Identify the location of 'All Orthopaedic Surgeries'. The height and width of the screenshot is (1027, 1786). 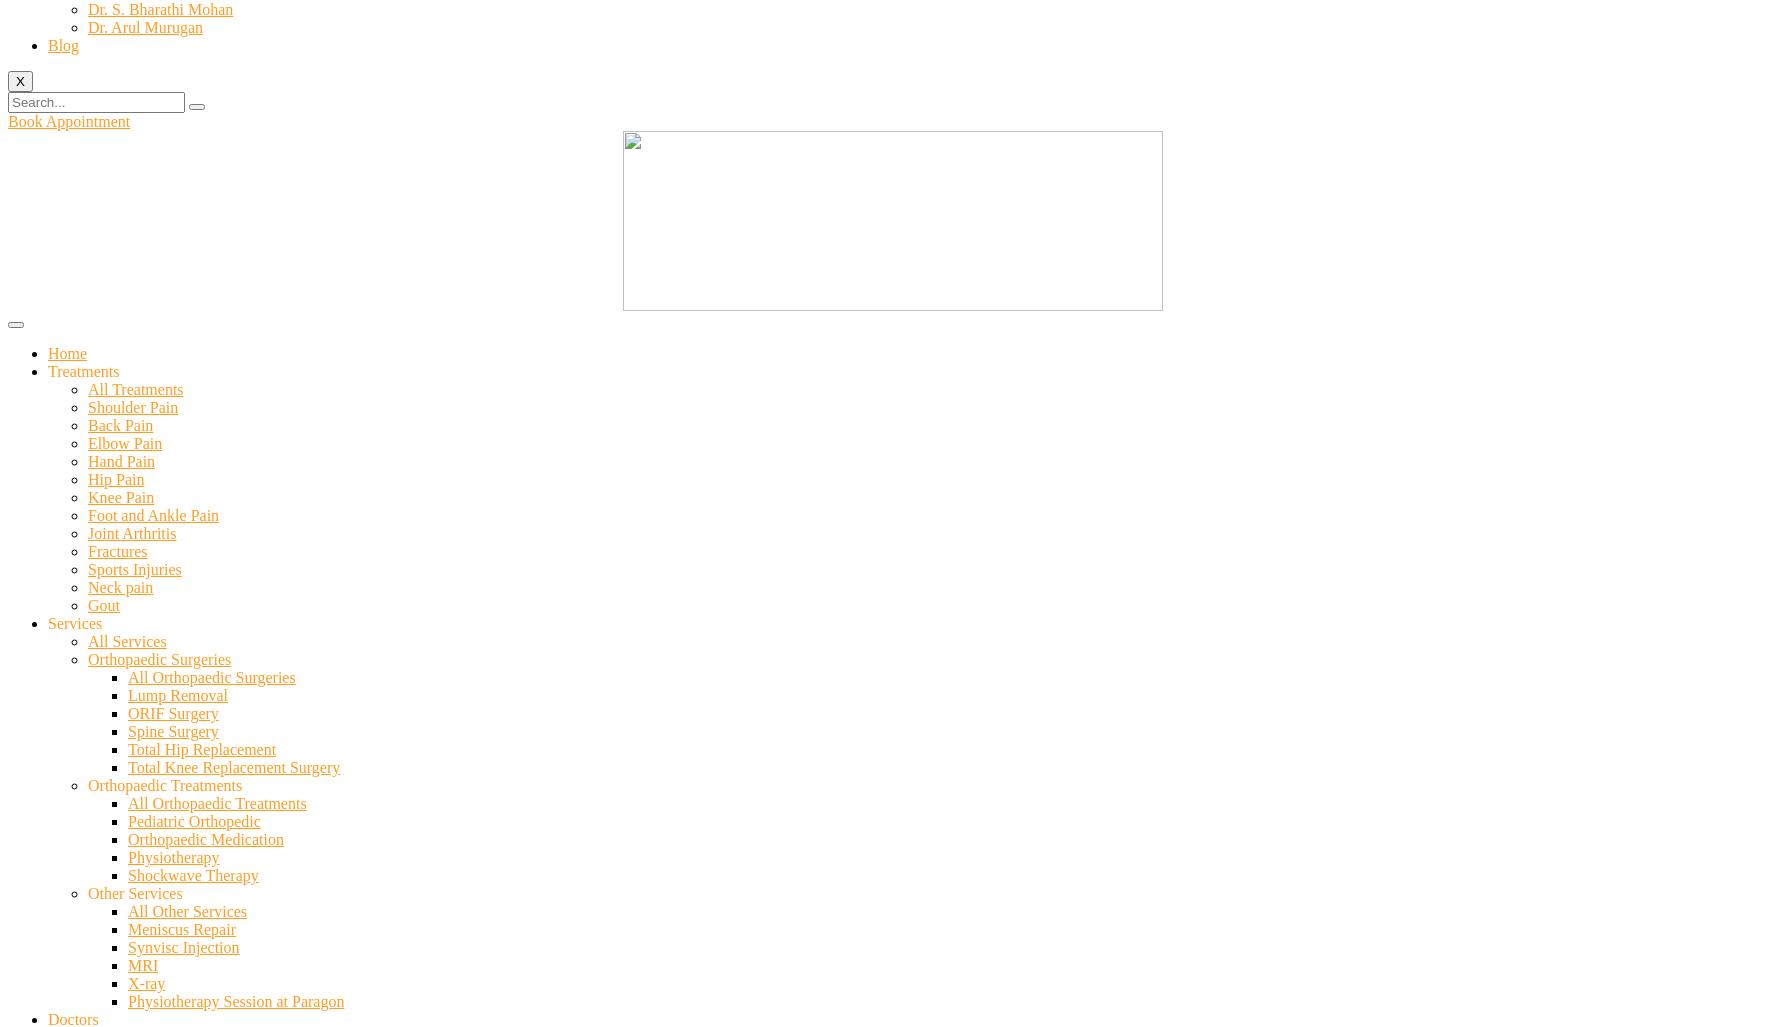
(128, 676).